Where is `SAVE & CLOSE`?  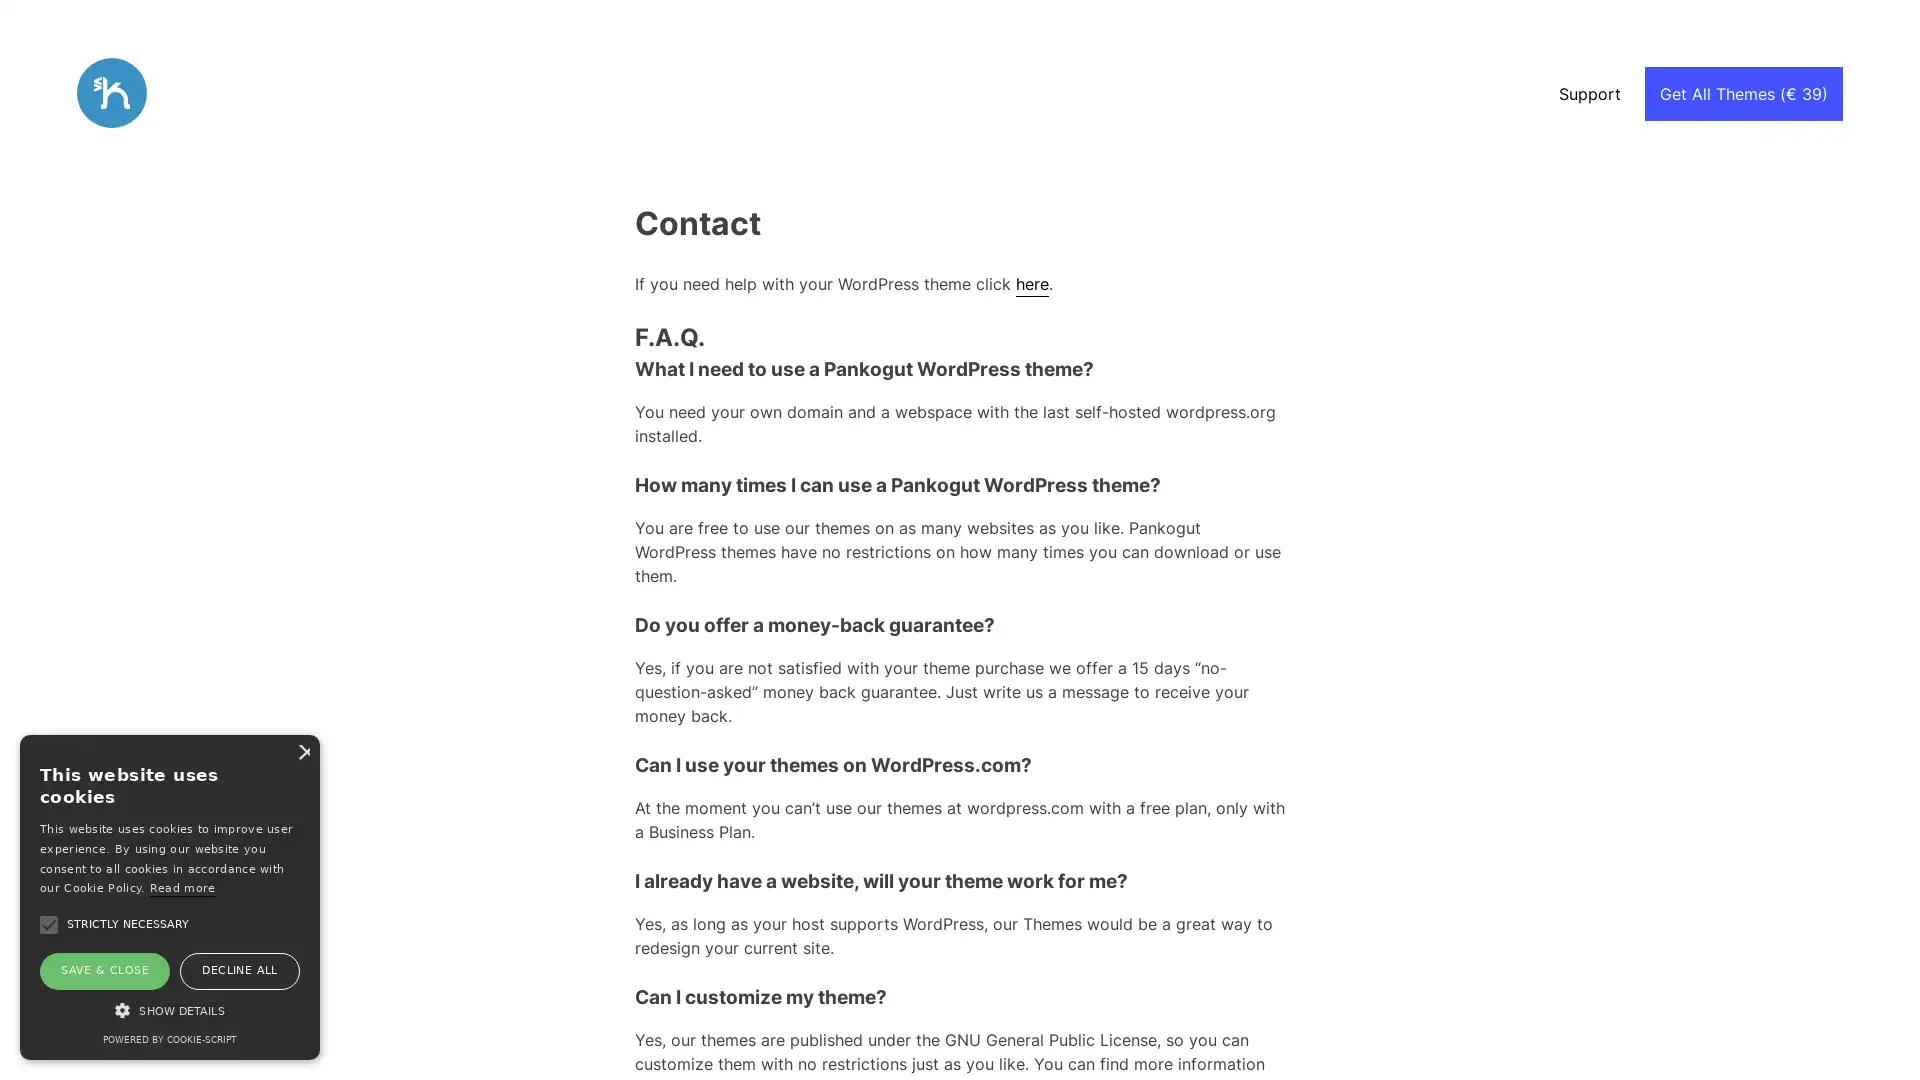
SAVE & CLOSE is located at coordinates (104, 970).